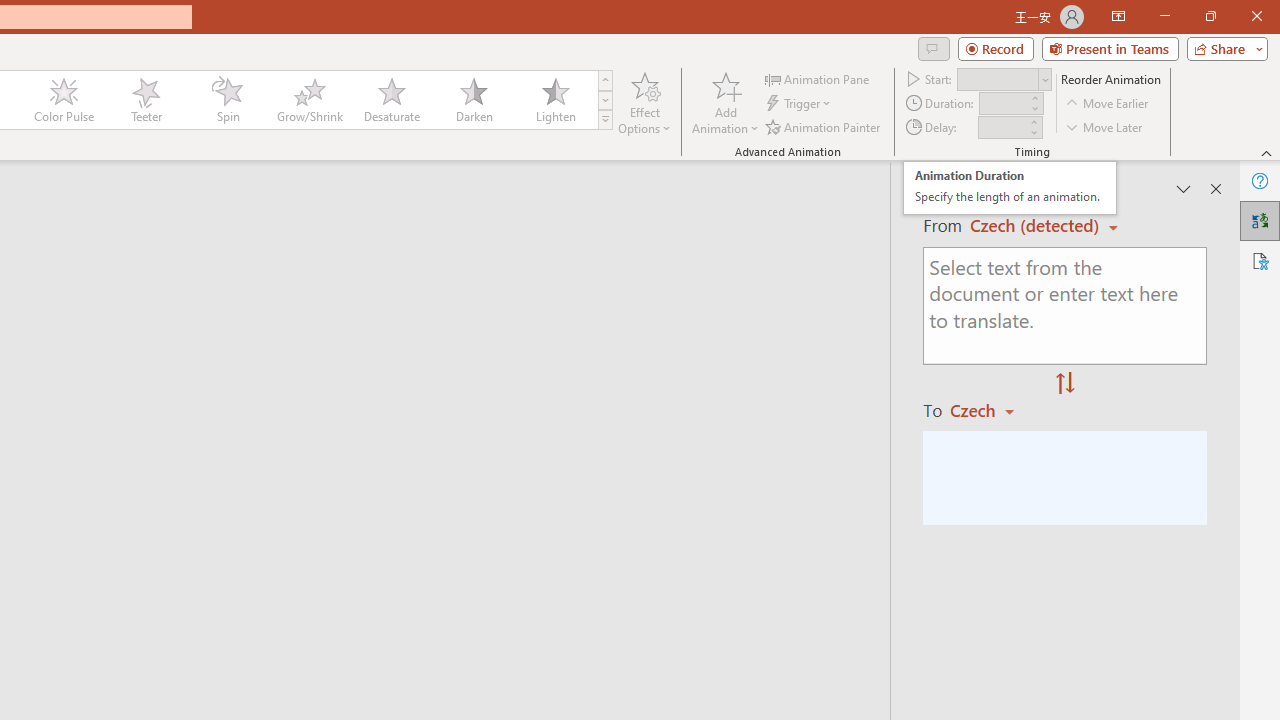  Describe the element at coordinates (1003, 103) in the screenshot. I see `'Animation Duration'` at that location.